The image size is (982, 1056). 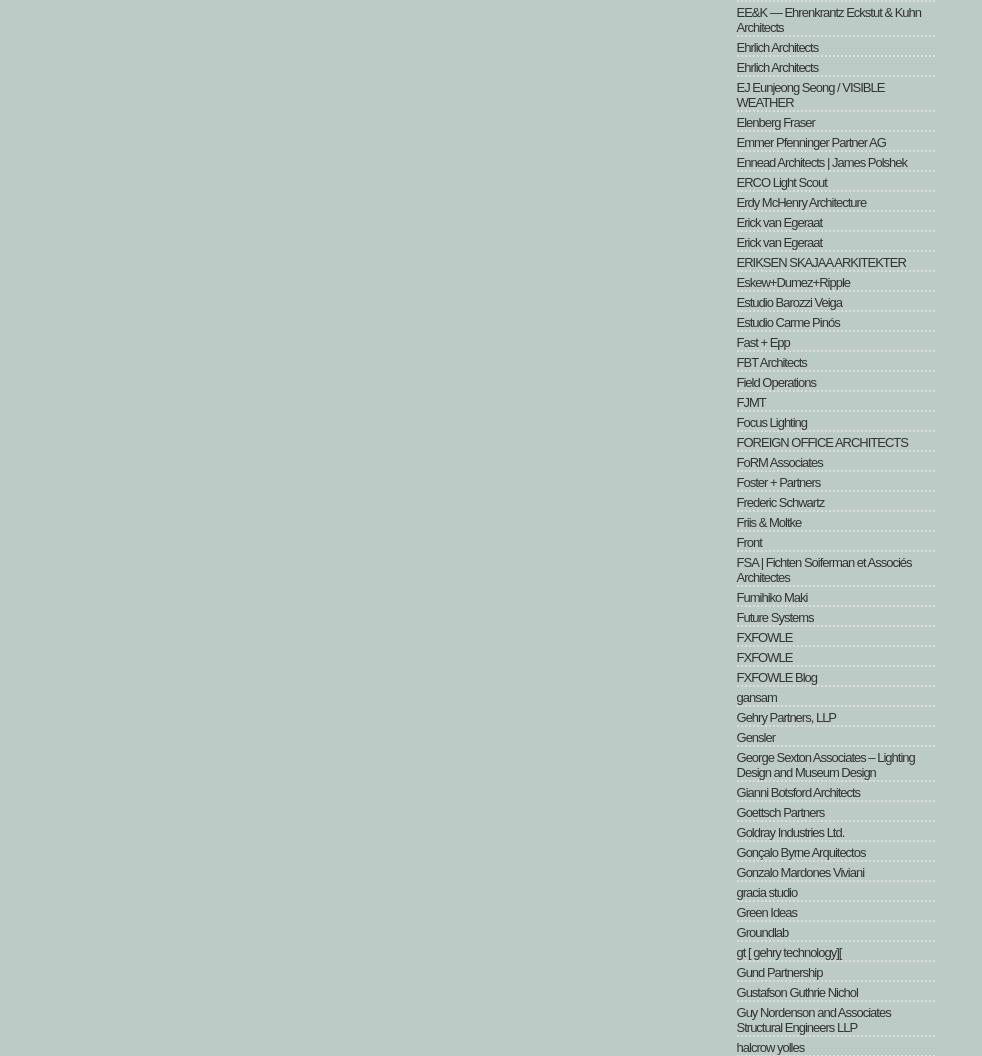 What do you see at coordinates (735, 282) in the screenshot?
I see `'Eskew+Dumez+Ripple'` at bounding box center [735, 282].